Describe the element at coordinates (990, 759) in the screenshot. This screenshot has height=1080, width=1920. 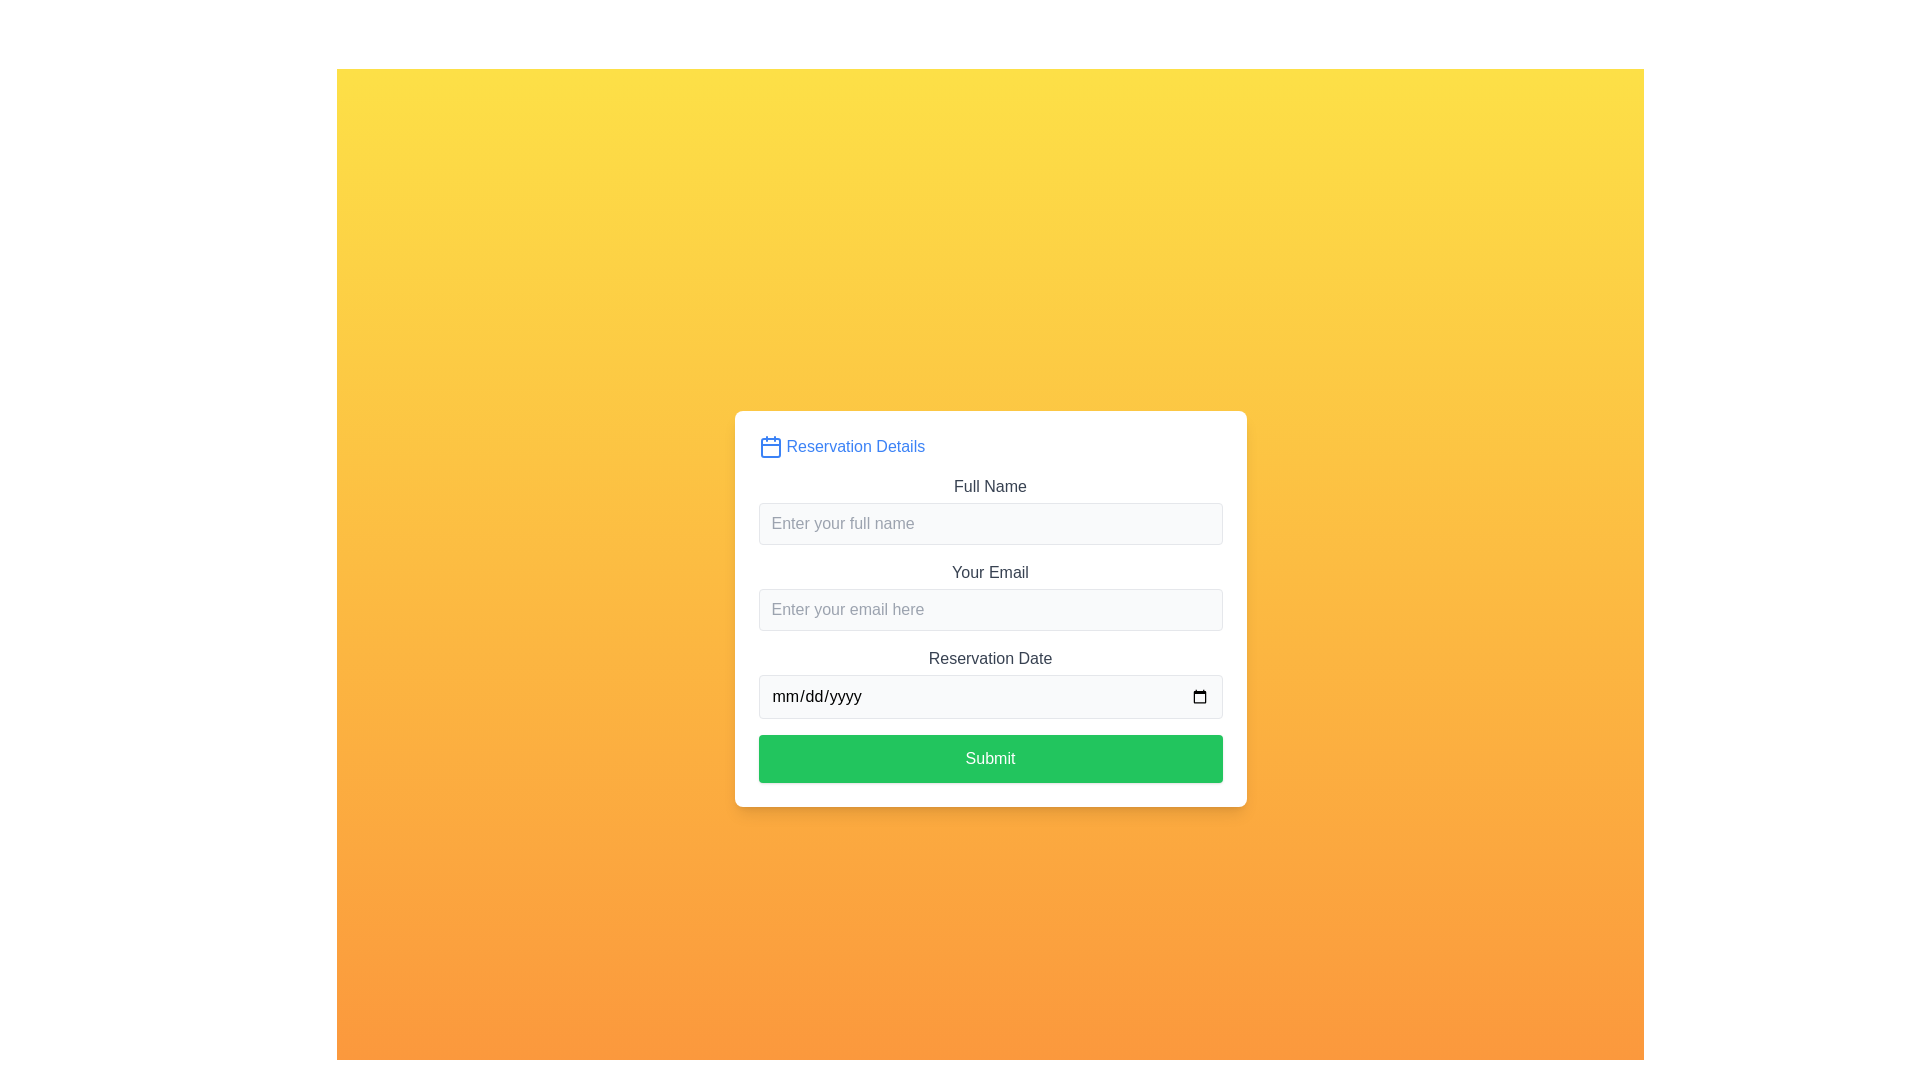
I see `the submit button located at the bottom of the form interface` at that location.